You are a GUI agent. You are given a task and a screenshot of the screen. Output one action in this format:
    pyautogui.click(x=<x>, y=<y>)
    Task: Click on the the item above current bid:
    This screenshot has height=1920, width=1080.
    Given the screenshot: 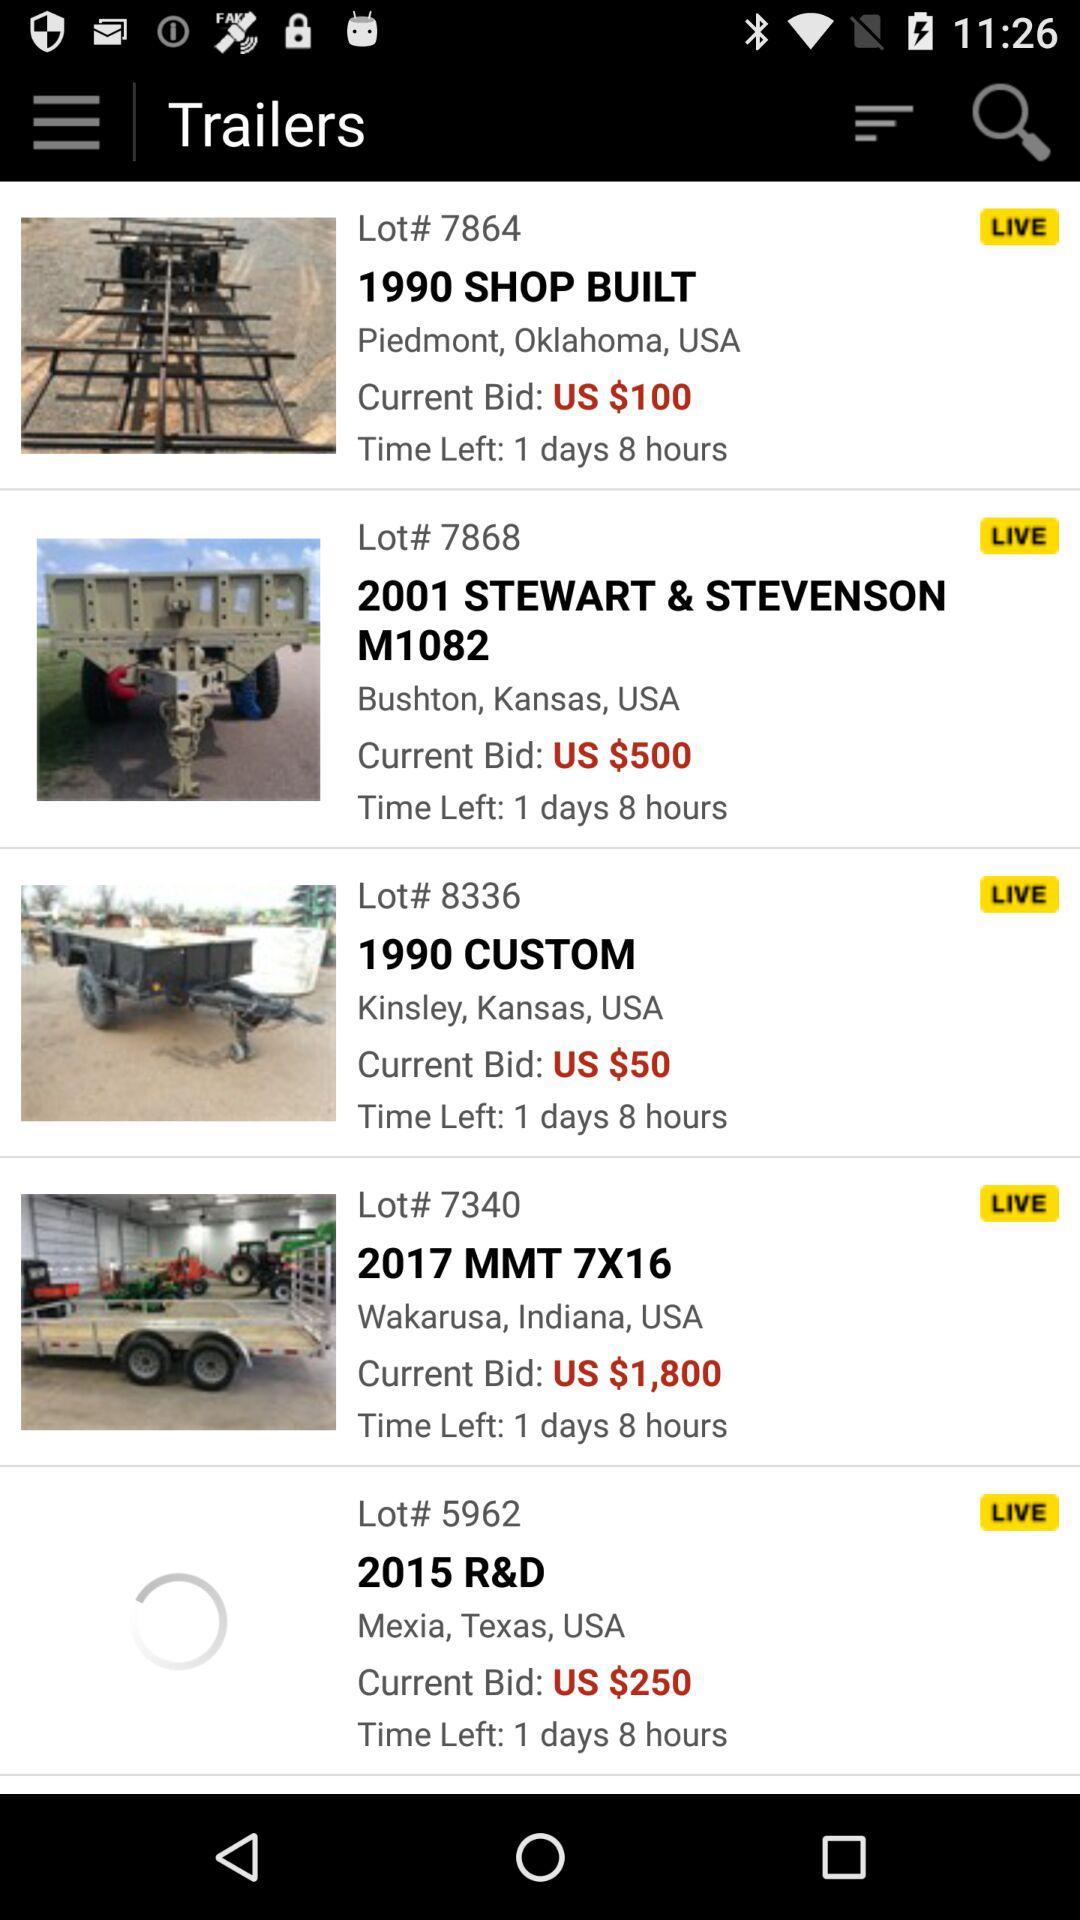 What is the action you would take?
    pyautogui.click(x=548, y=338)
    